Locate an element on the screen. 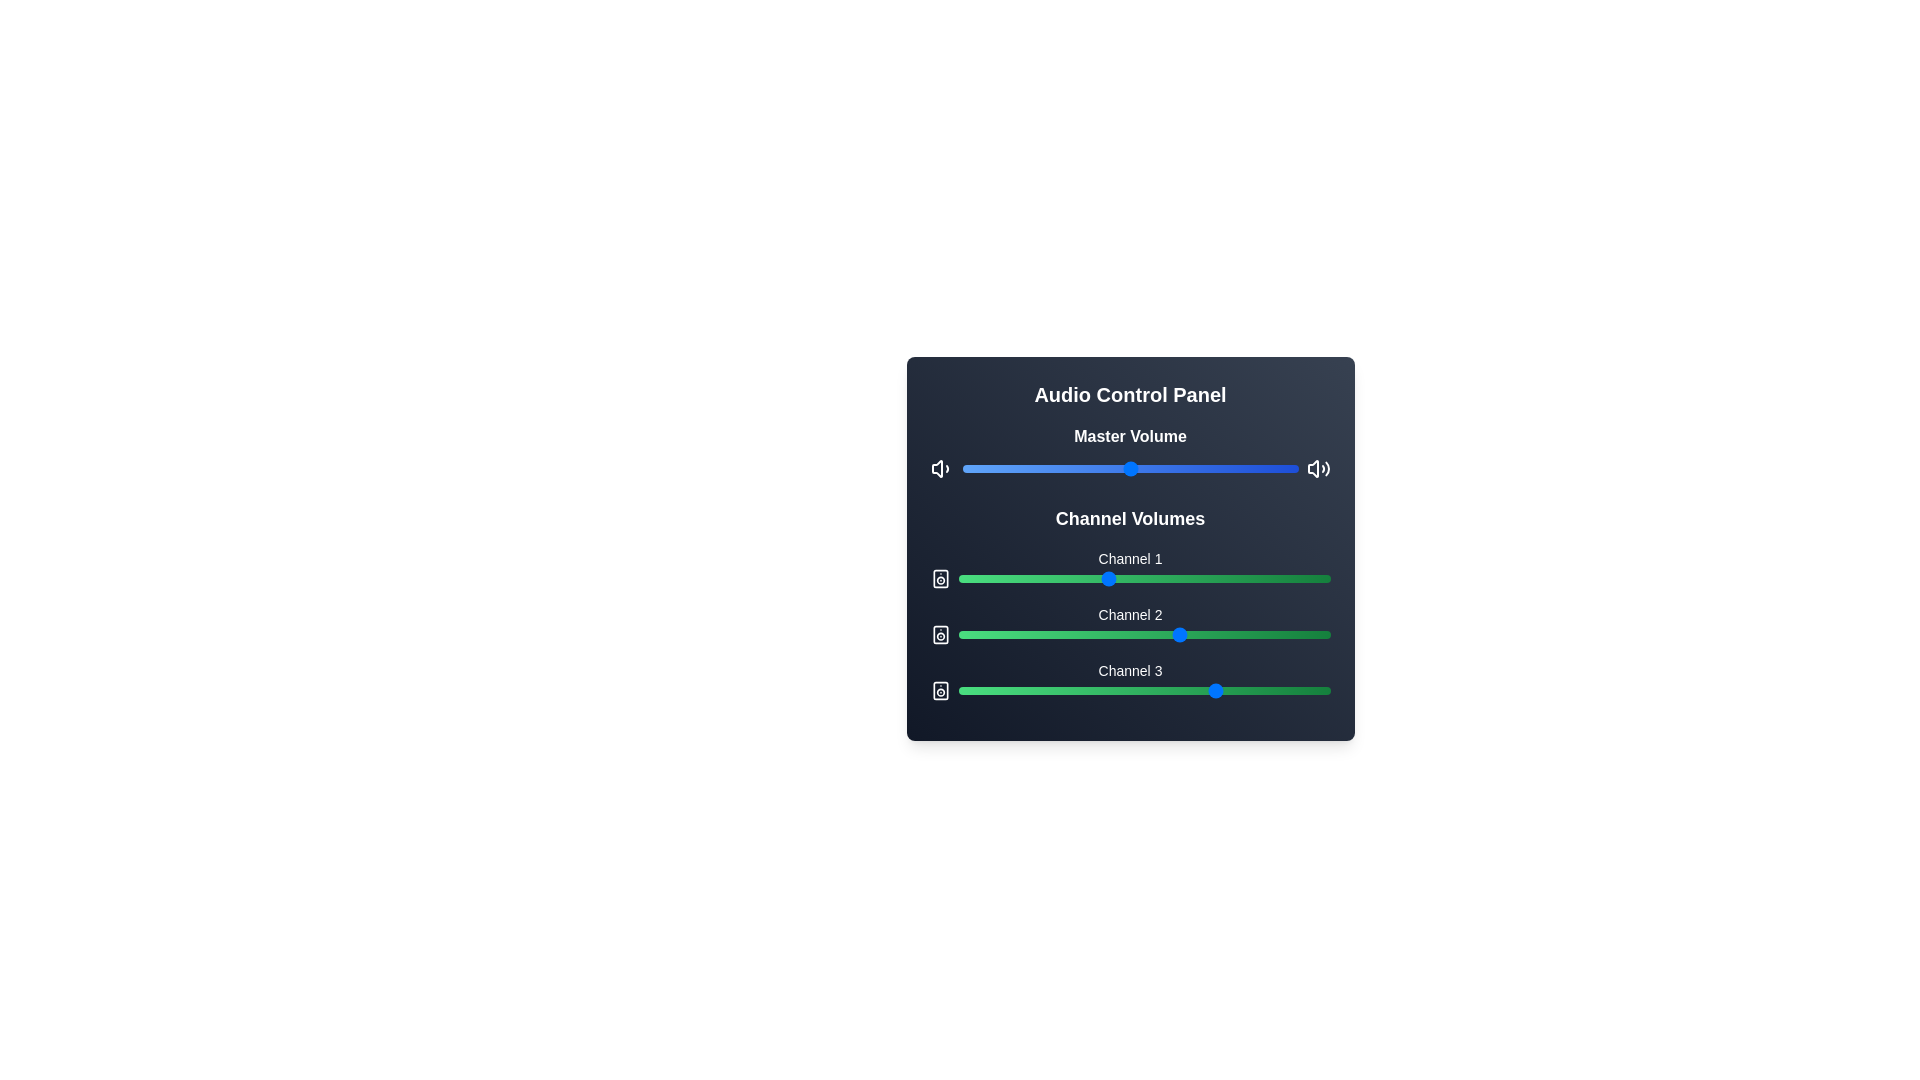  the vertically elongated rectangle with rounded corners, styled with a dark background color, which represents the main body of the speaker icon in the Audio Control Panel interface is located at coordinates (939, 578).